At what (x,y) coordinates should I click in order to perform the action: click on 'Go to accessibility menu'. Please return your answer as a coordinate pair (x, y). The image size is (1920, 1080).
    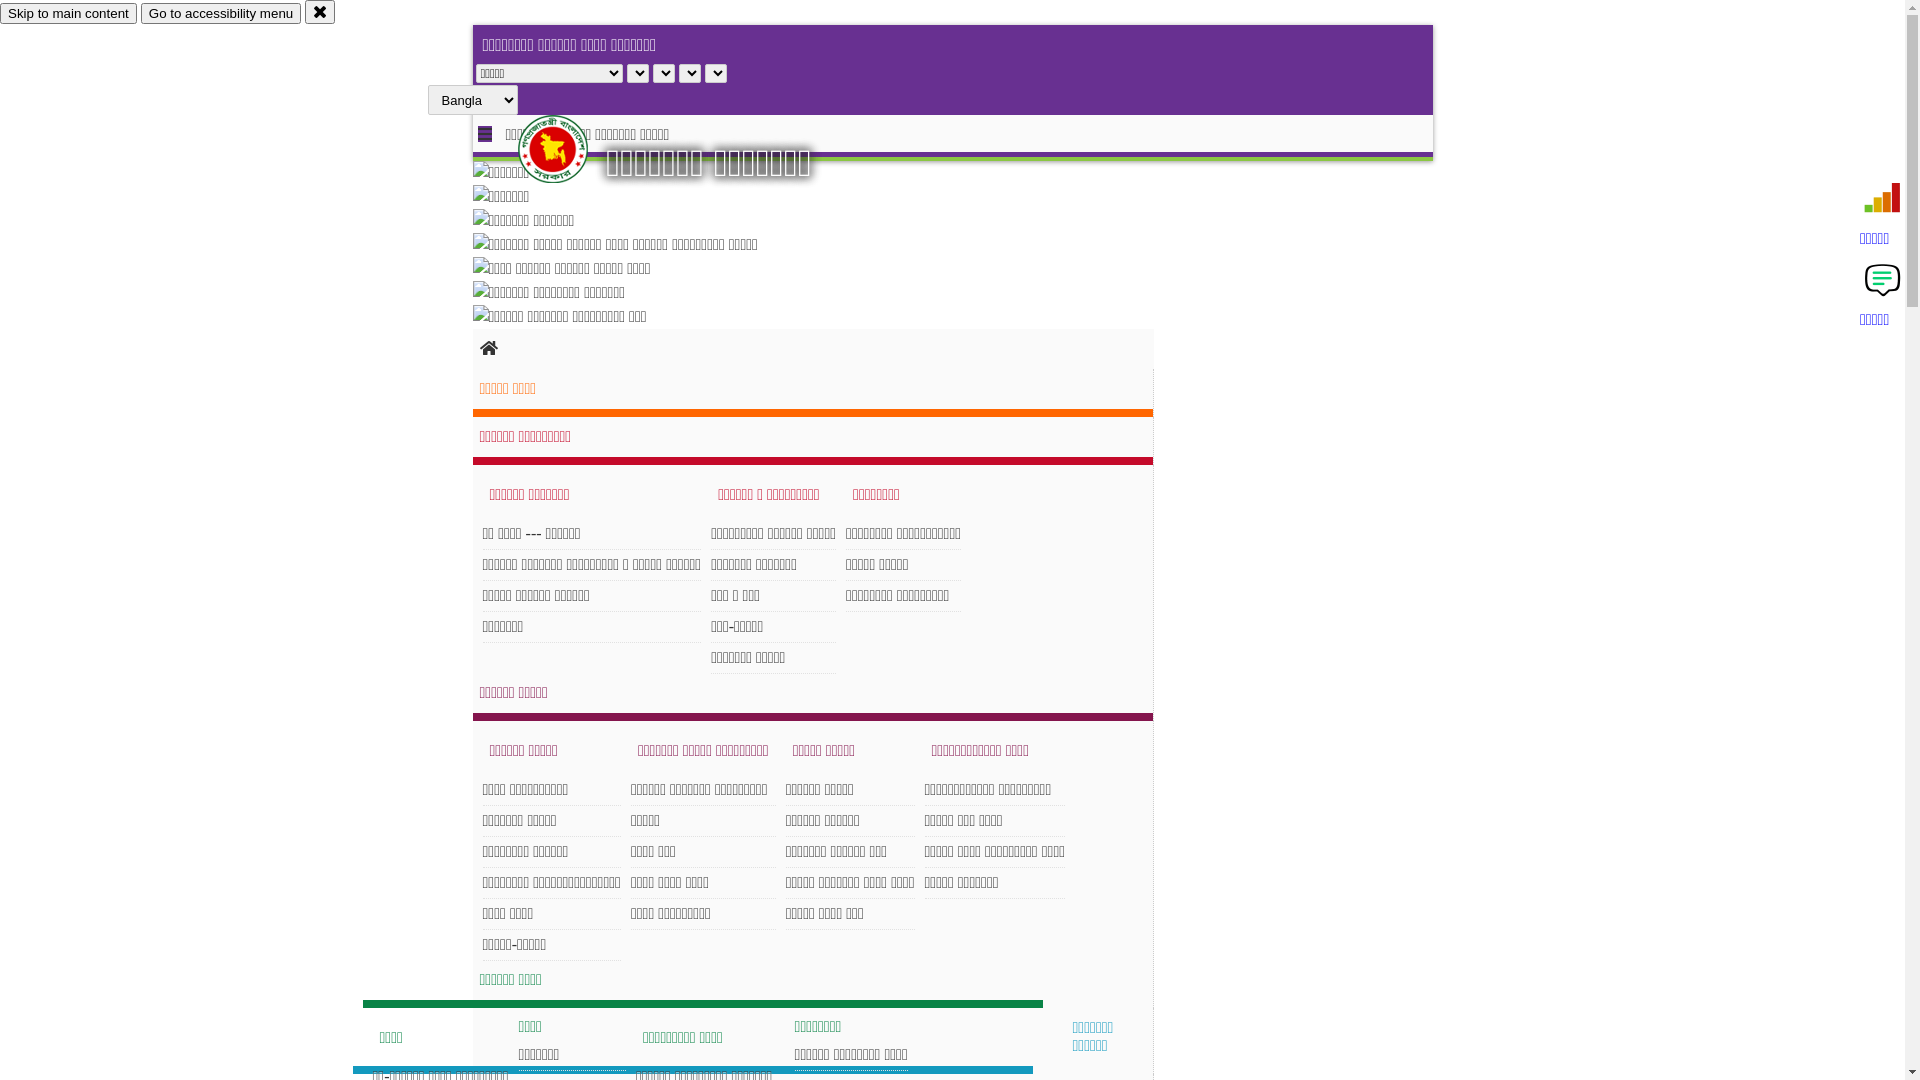
    Looking at the image, I should click on (220, 13).